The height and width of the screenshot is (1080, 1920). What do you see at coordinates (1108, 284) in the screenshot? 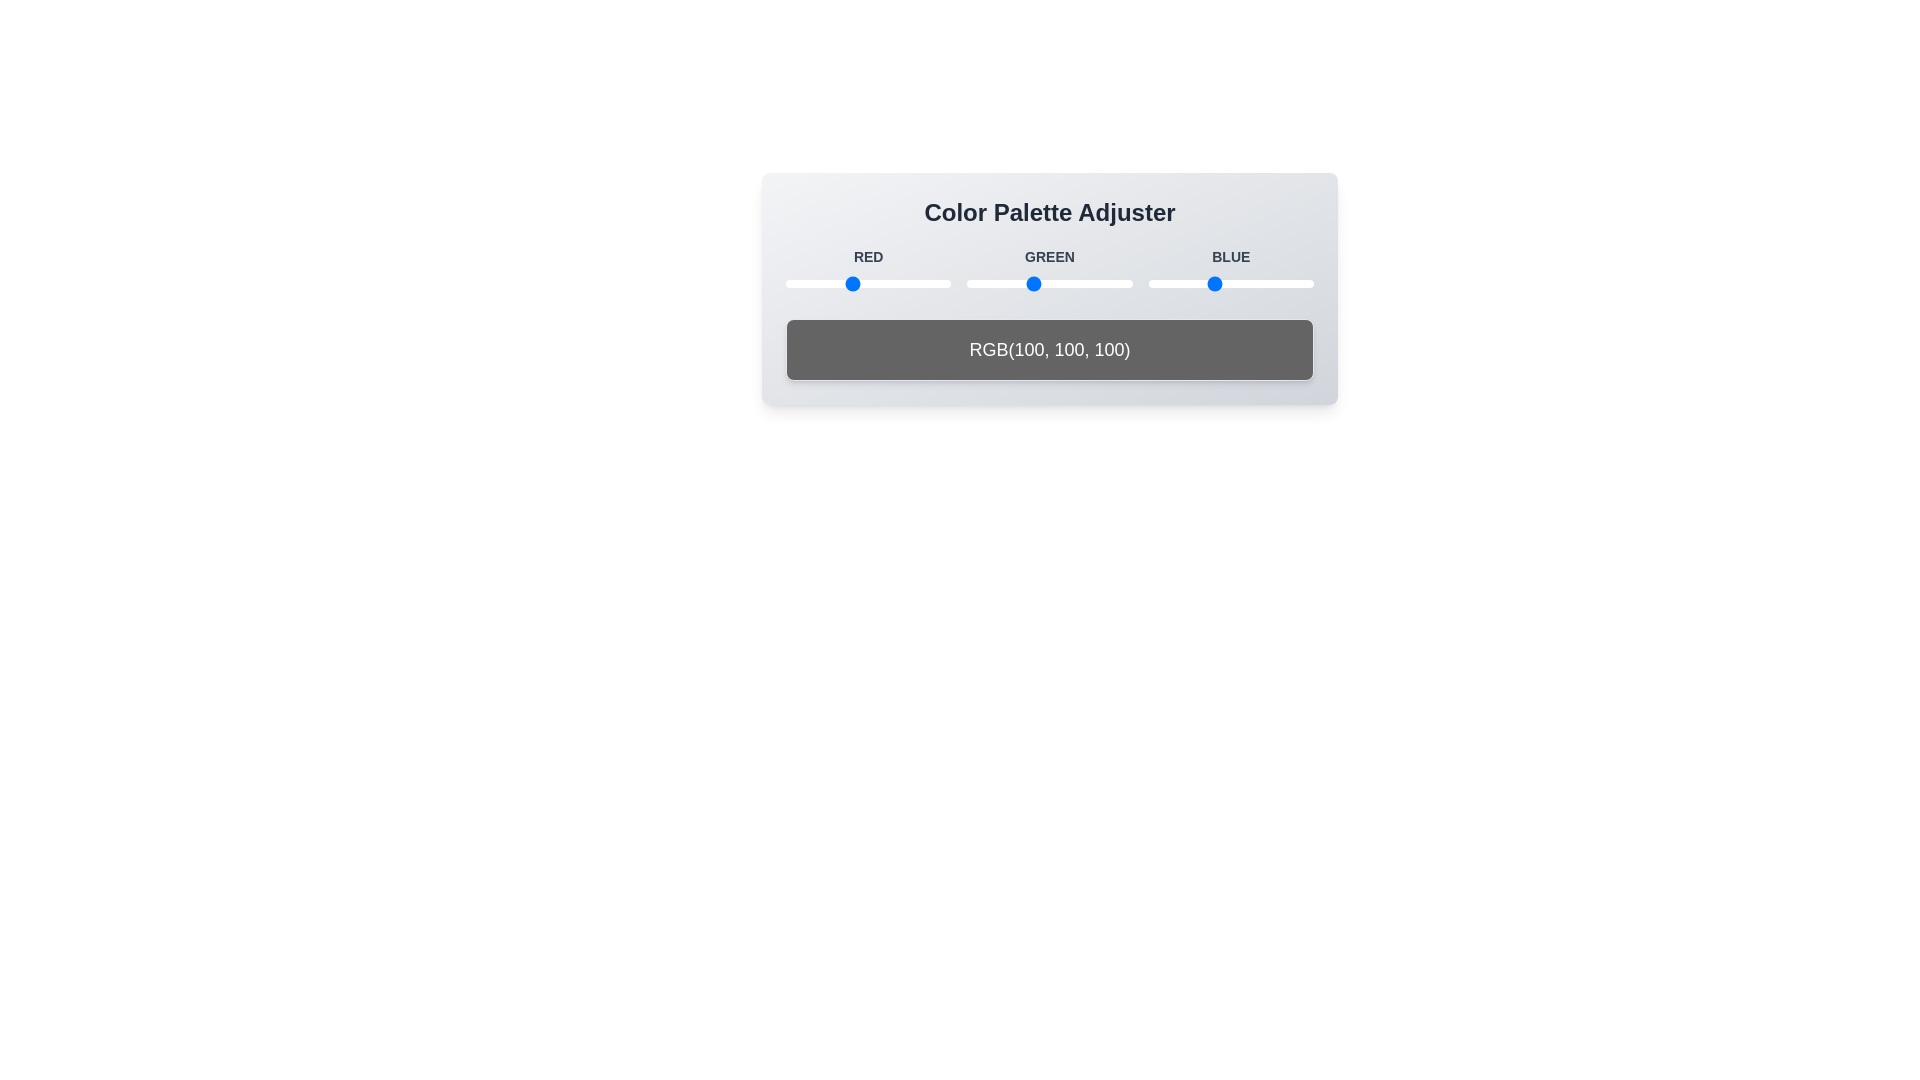
I see `the green color value to 219 by adjusting the slider` at bounding box center [1108, 284].